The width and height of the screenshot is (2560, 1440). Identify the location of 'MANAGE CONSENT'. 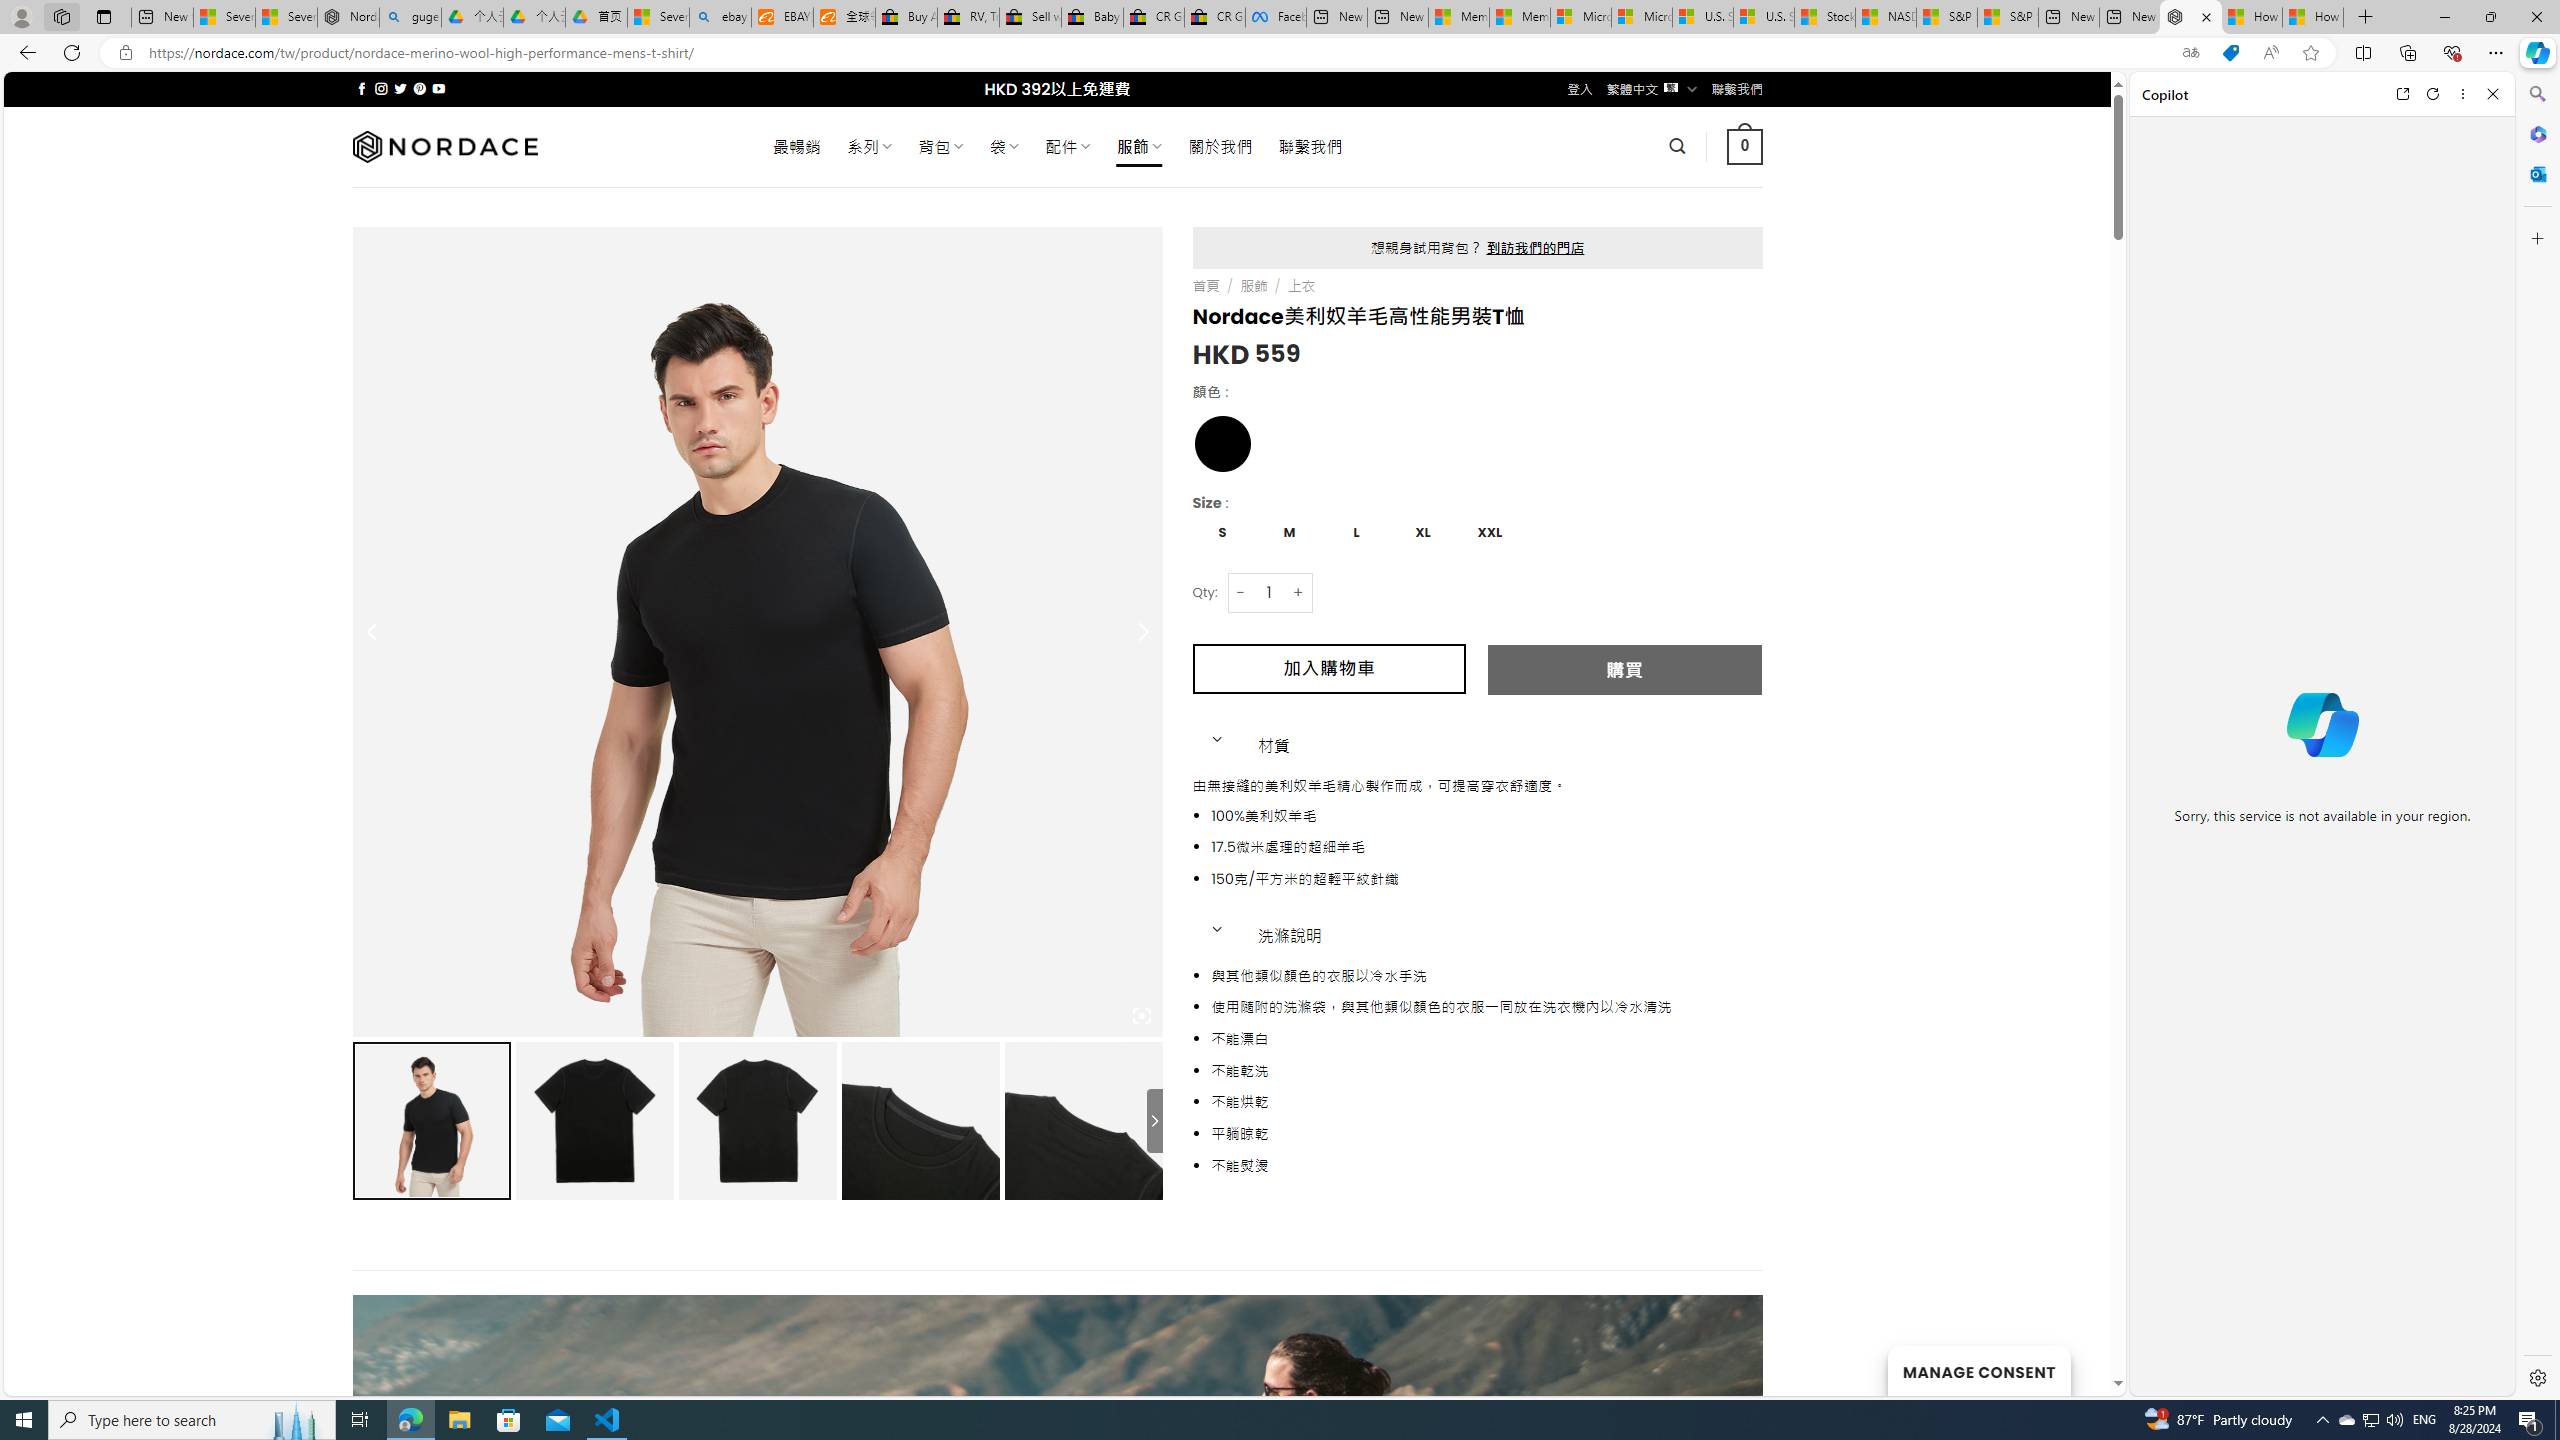
(1977, 1370).